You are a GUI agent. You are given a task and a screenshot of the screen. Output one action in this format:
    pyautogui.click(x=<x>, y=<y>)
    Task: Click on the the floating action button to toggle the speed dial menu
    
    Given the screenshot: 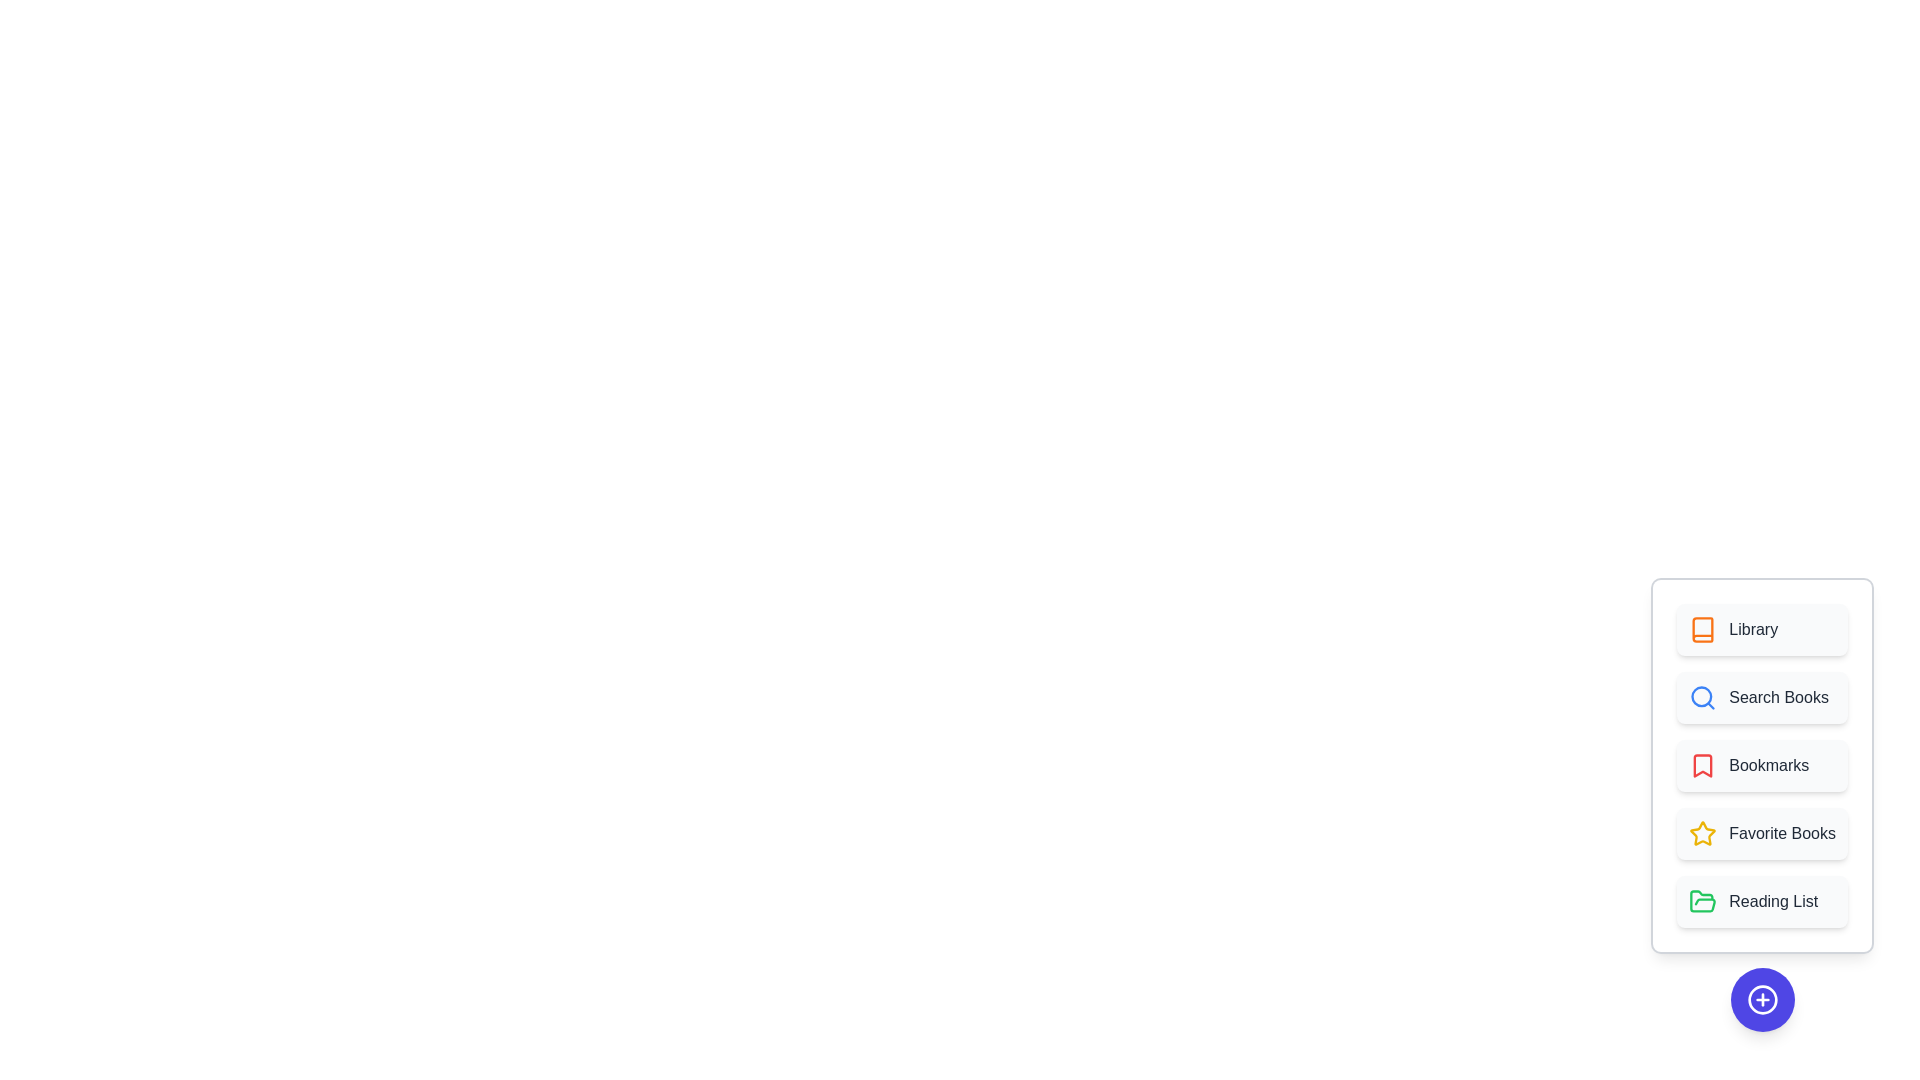 What is the action you would take?
    pyautogui.click(x=1762, y=999)
    